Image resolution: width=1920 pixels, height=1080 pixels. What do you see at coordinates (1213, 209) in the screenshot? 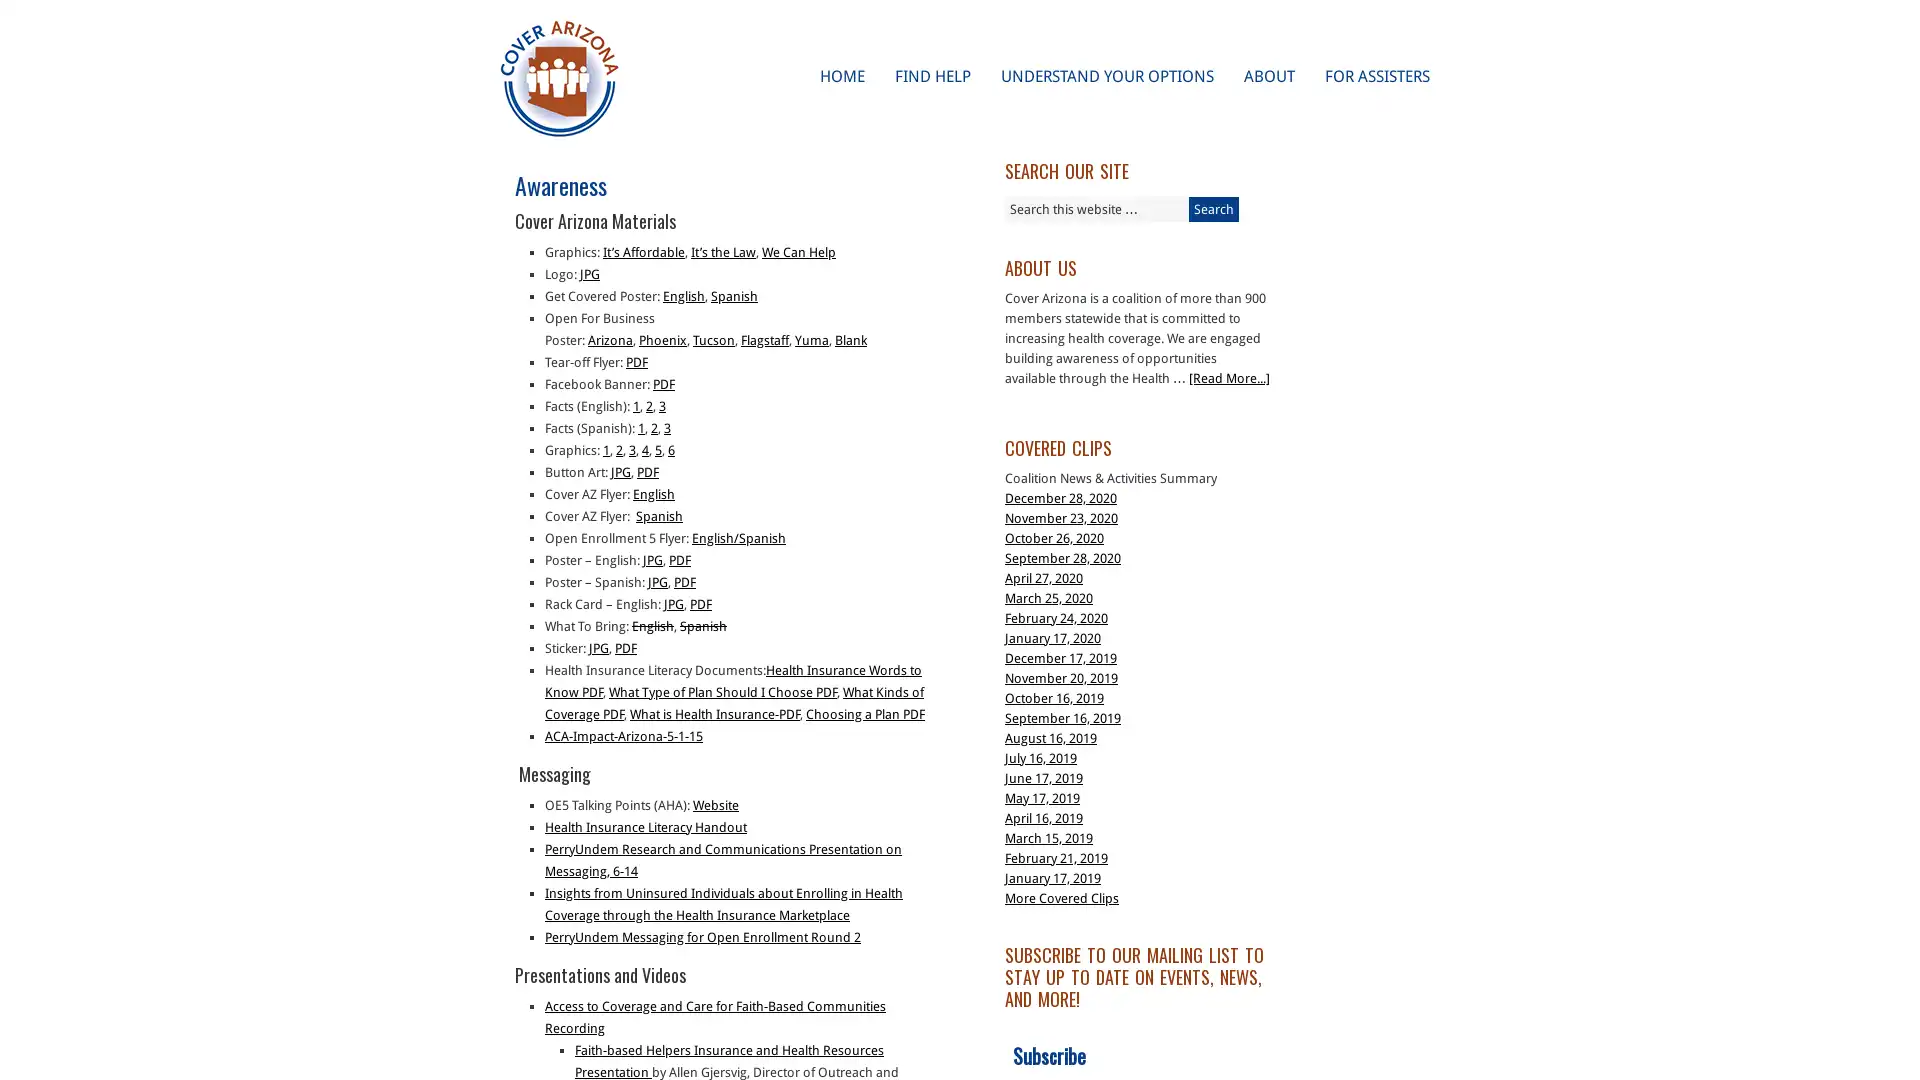
I see `Search` at bounding box center [1213, 209].